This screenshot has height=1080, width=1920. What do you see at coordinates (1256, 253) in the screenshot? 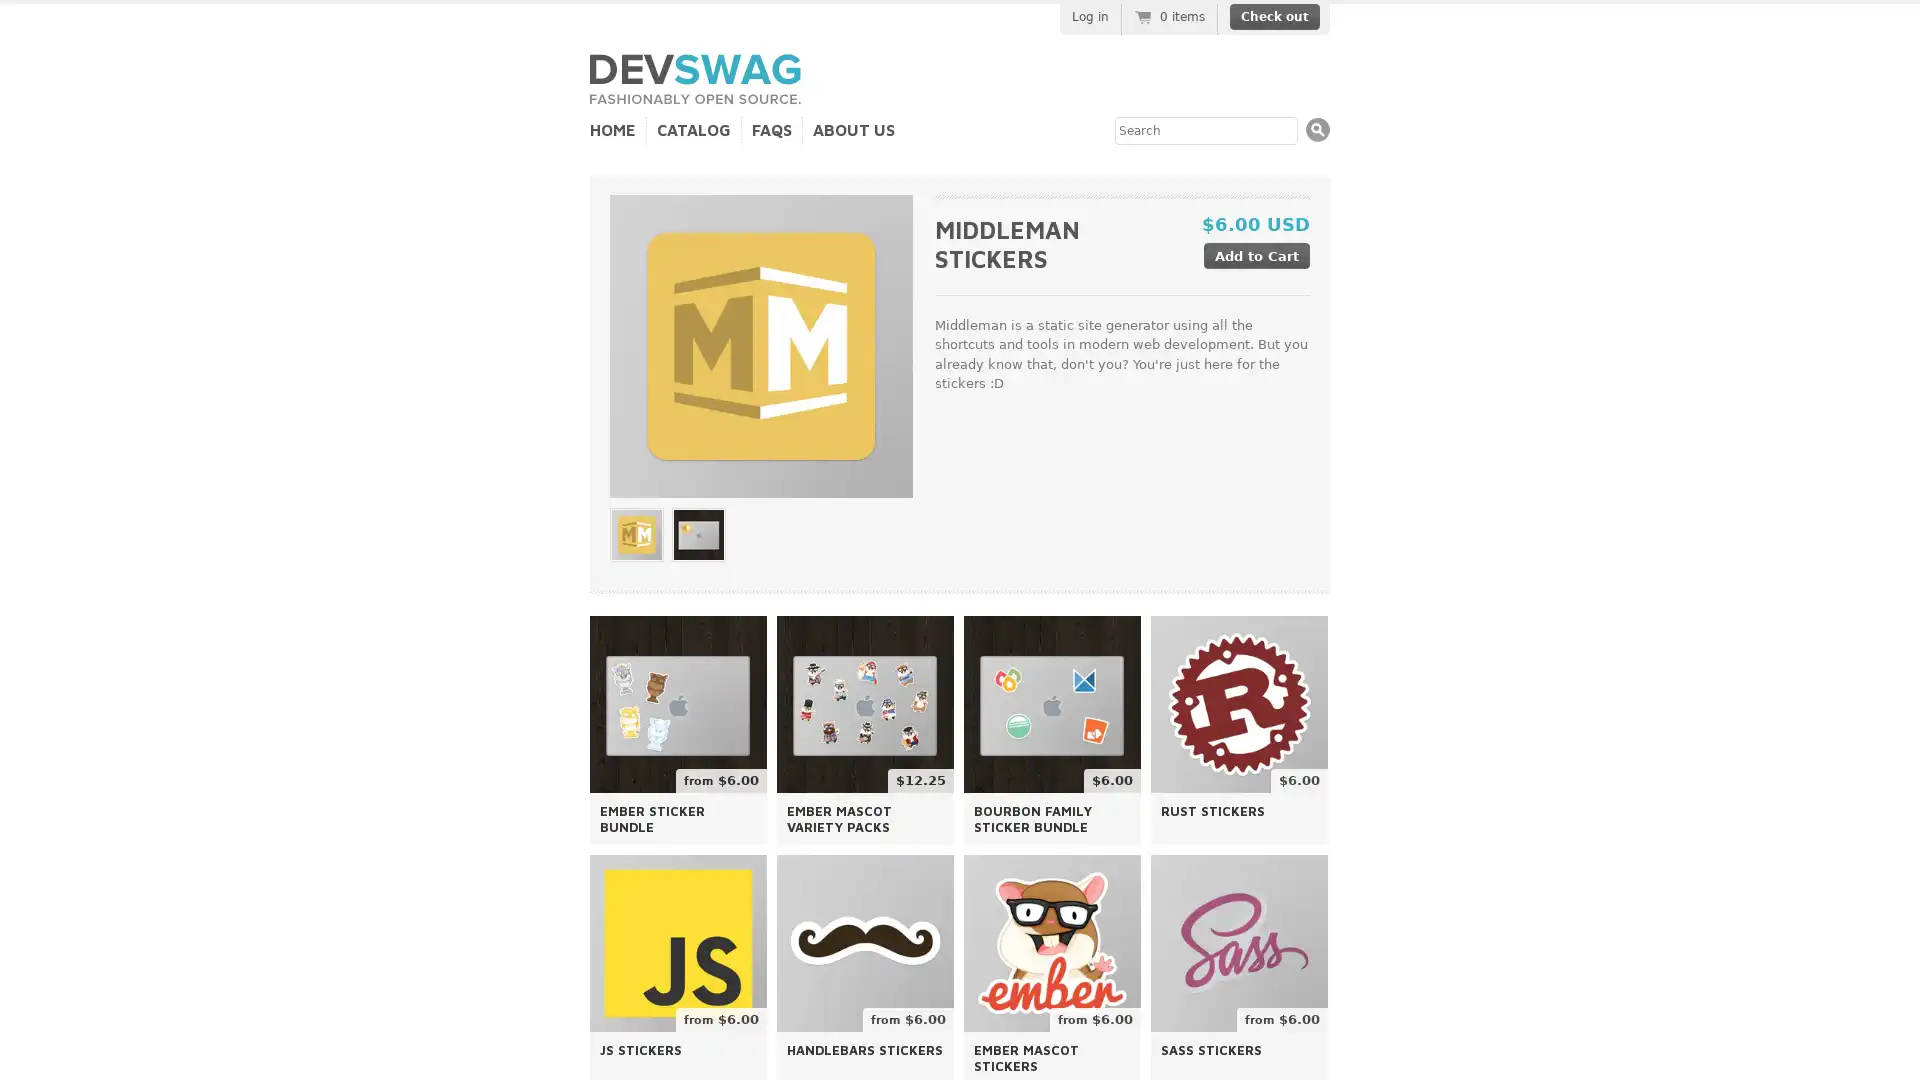
I see `Add to Cart` at bounding box center [1256, 253].